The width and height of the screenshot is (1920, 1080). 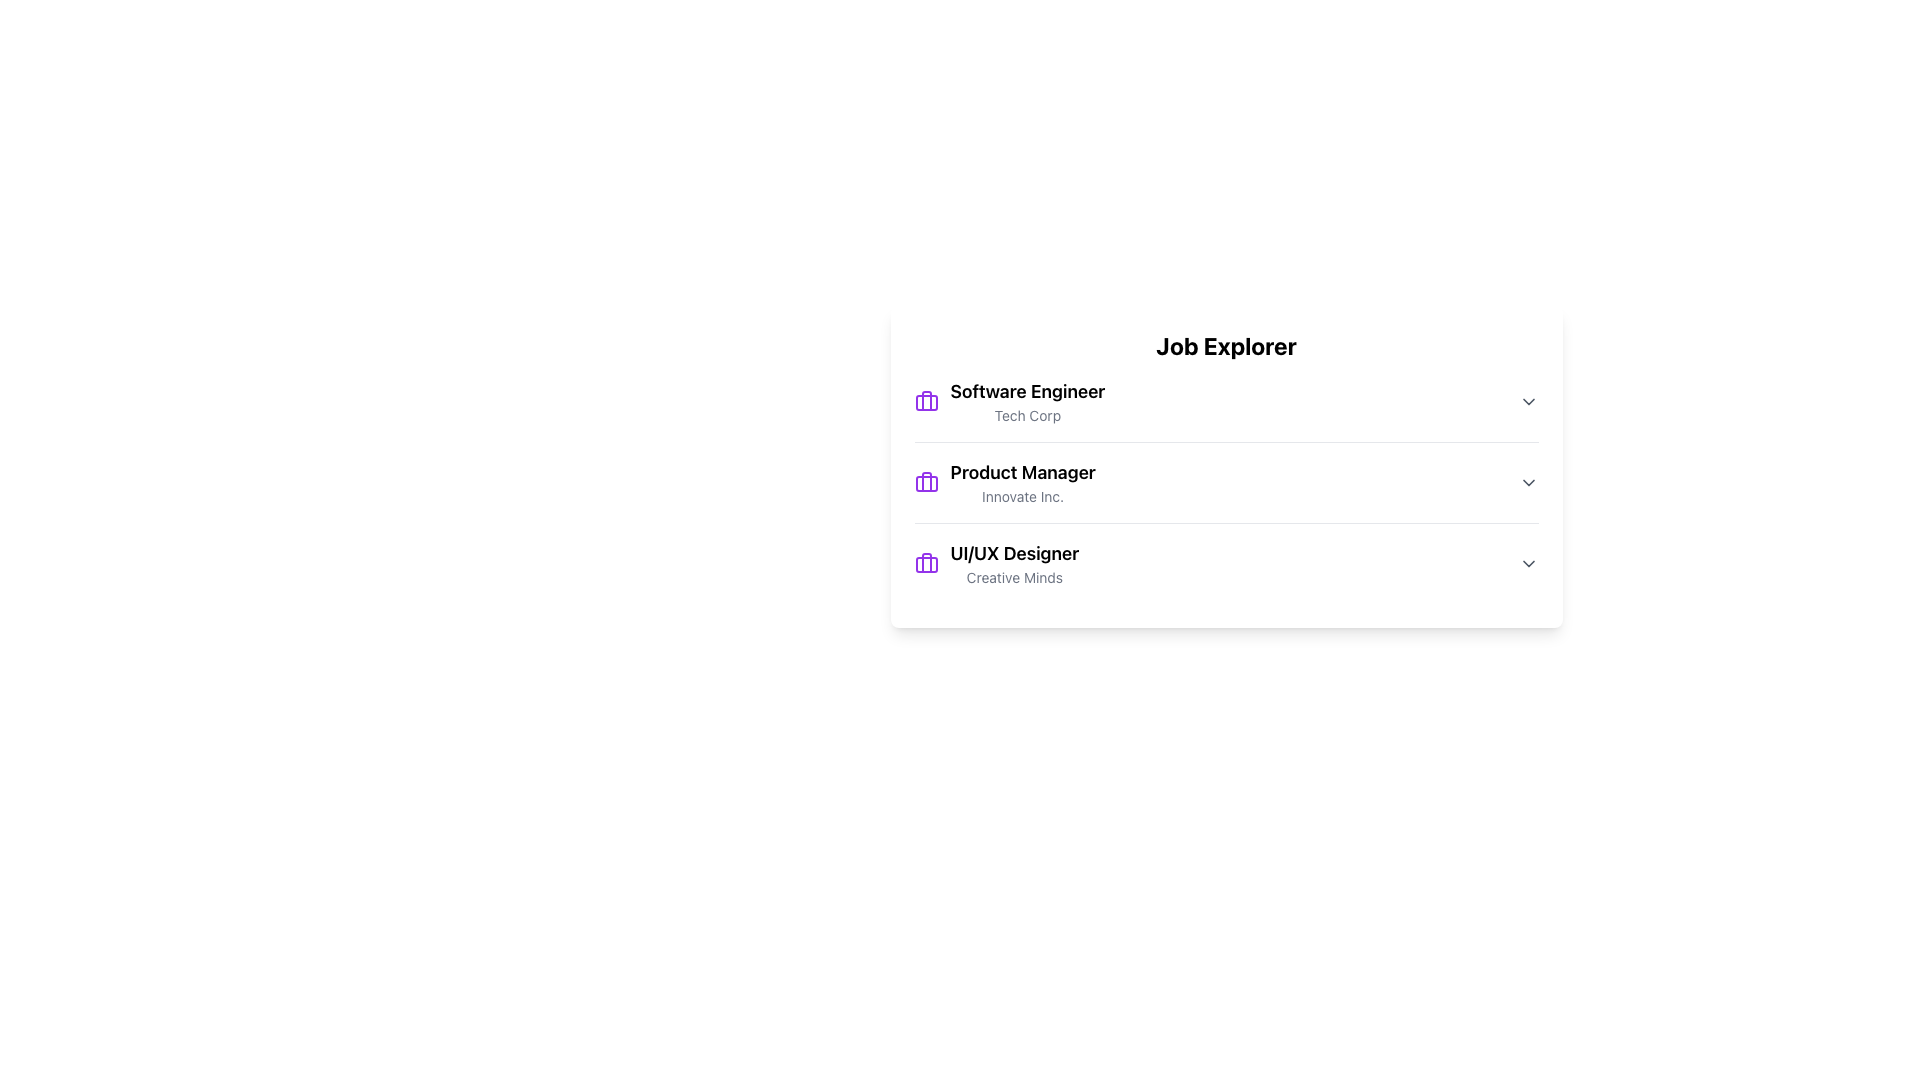 I want to click on text label displaying 'UI/UX Designer', which is styled in bold and situated in the third item of the job listings panel, so click(x=1014, y=554).